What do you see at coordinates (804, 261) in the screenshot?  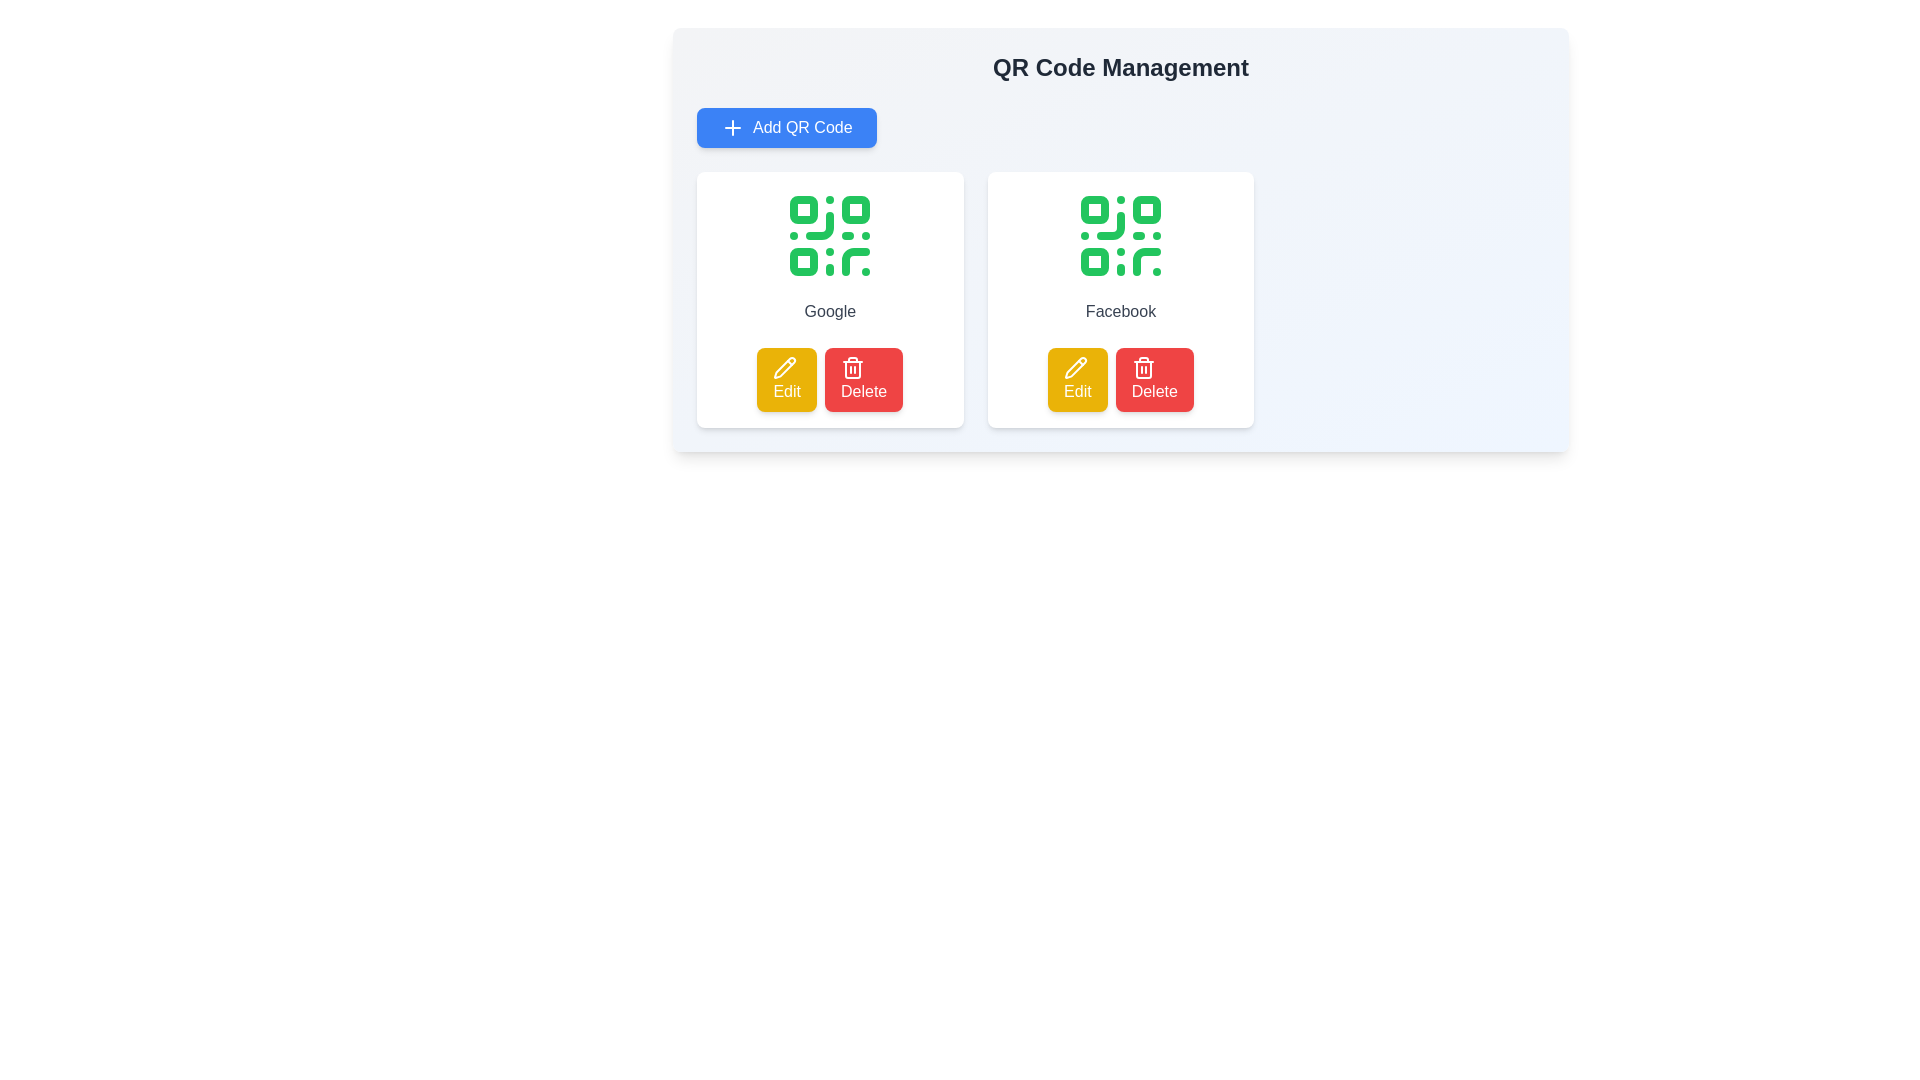 I see `the Icon fragment that visually represents a part of the QR code design for 'Google', located in the left card under 'QR Code Management'` at bounding box center [804, 261].